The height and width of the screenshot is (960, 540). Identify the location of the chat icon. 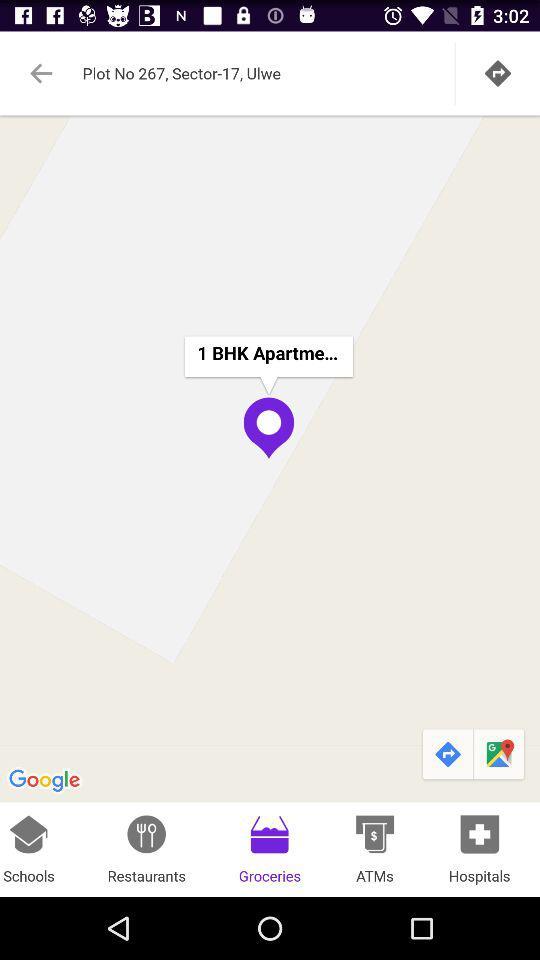
(499, 808).